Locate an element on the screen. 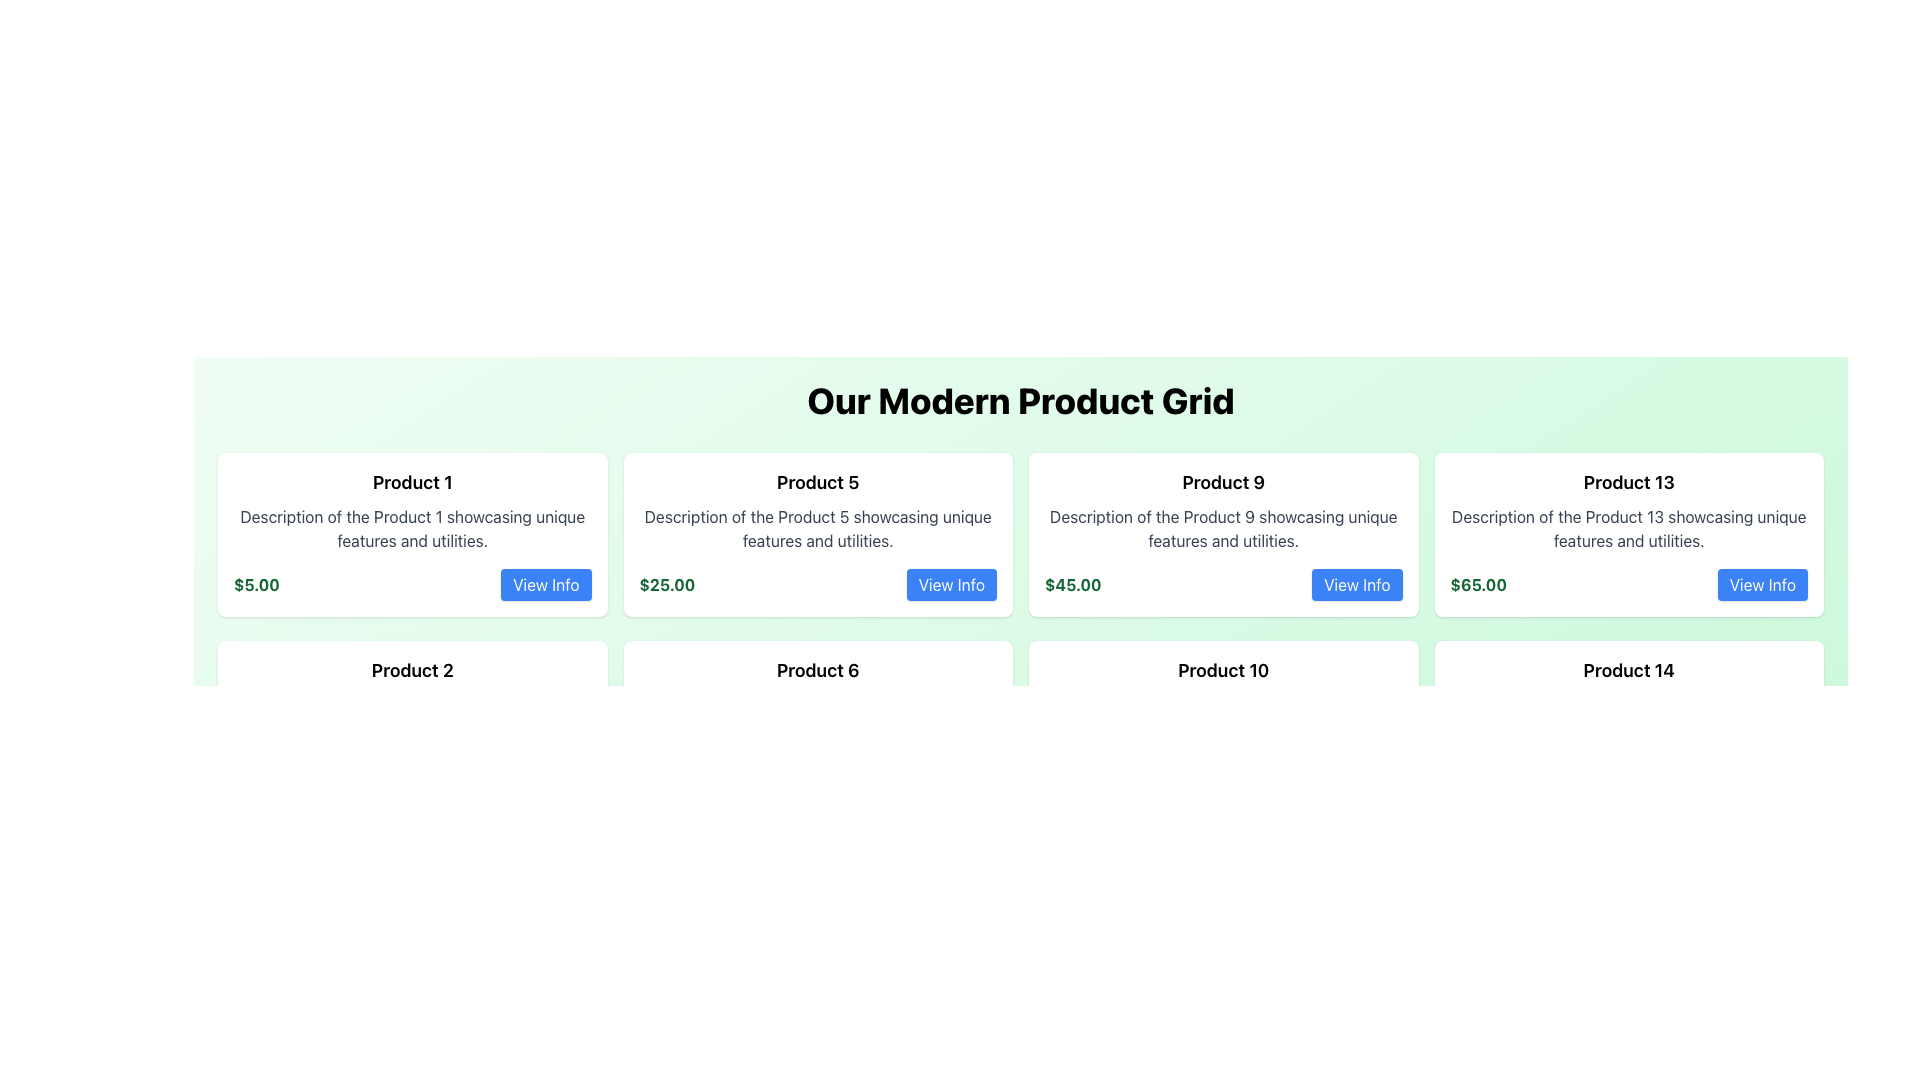 The height and width of the screenshot is (1080, 1920). the blue 'View Info' button with white text located in the bottom-right corner of the 'Product 13' card is located at coordinates (1762, 585).